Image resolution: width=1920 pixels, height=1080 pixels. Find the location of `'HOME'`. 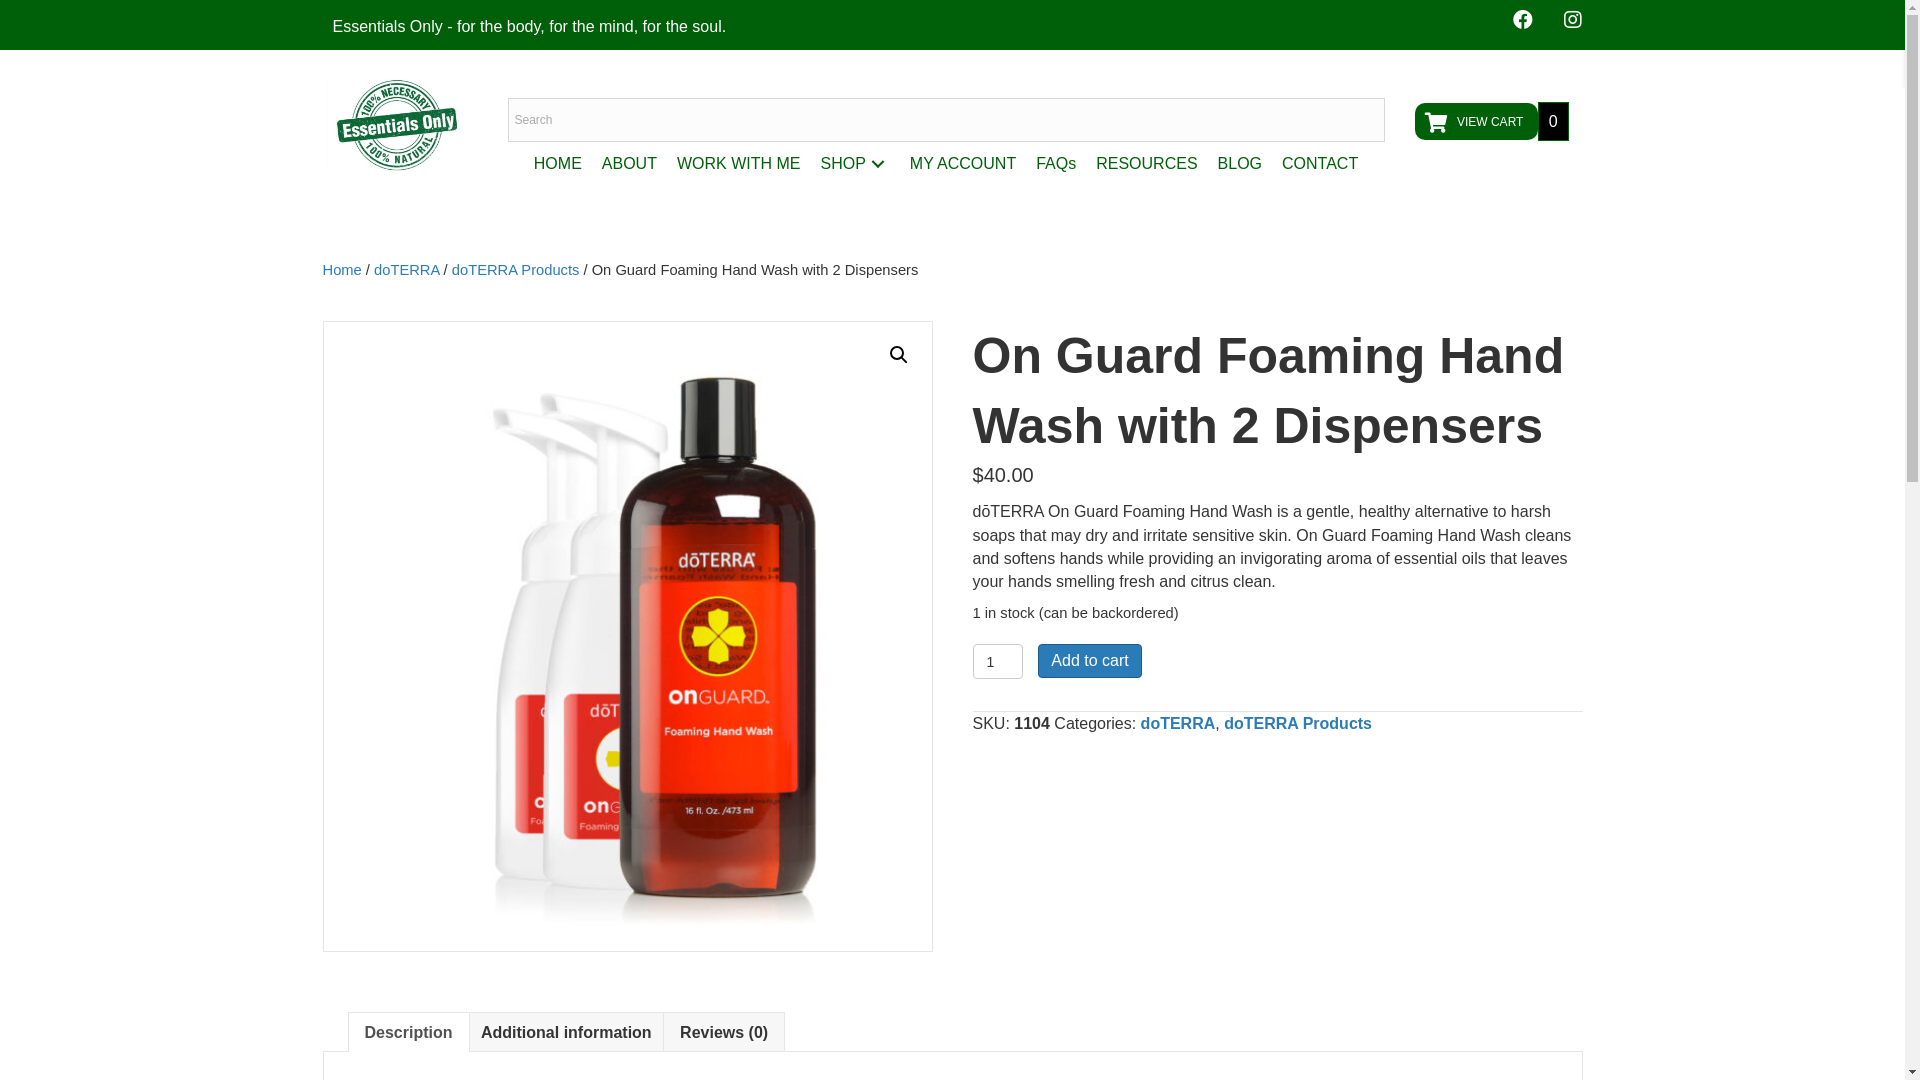

'HOME' is located at coordinates (557, 162).